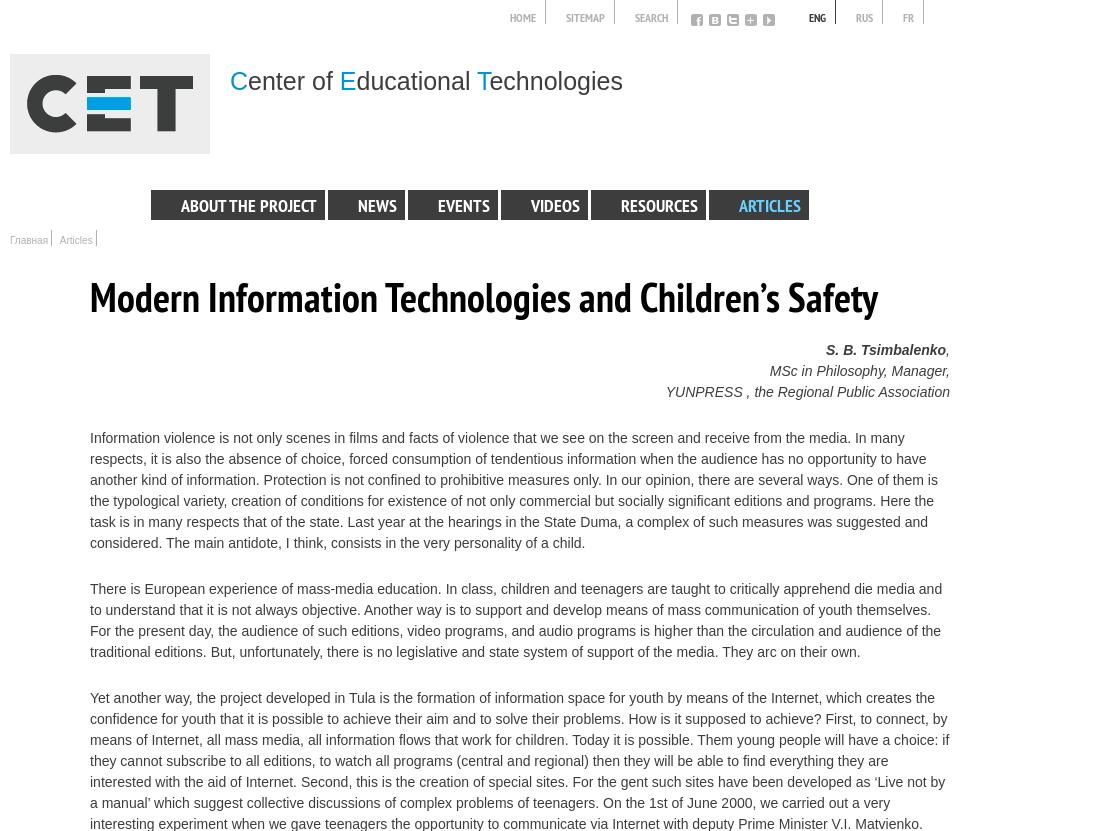  I want to click on 'Information violence is not only scenes in films and facts of violence that we see on the screen and receive from the media. In many respects, it is also the absence of choice, forced consumption of tendentious information when the audience has no opportunity to have another kind of information. Protection is not confined to prohibitive measures only. In our opinion, there are several ways. One of them is the typological variety, creation of conditions for existence of not only commercial but socially significant editions and programs. Here the task is in many respects that of the state. Last year at the hearings in the State Duma, a complex of such measures was suggested and considered. The main antidote, I think, consists in the very personality of a child.', so click(512, 490).